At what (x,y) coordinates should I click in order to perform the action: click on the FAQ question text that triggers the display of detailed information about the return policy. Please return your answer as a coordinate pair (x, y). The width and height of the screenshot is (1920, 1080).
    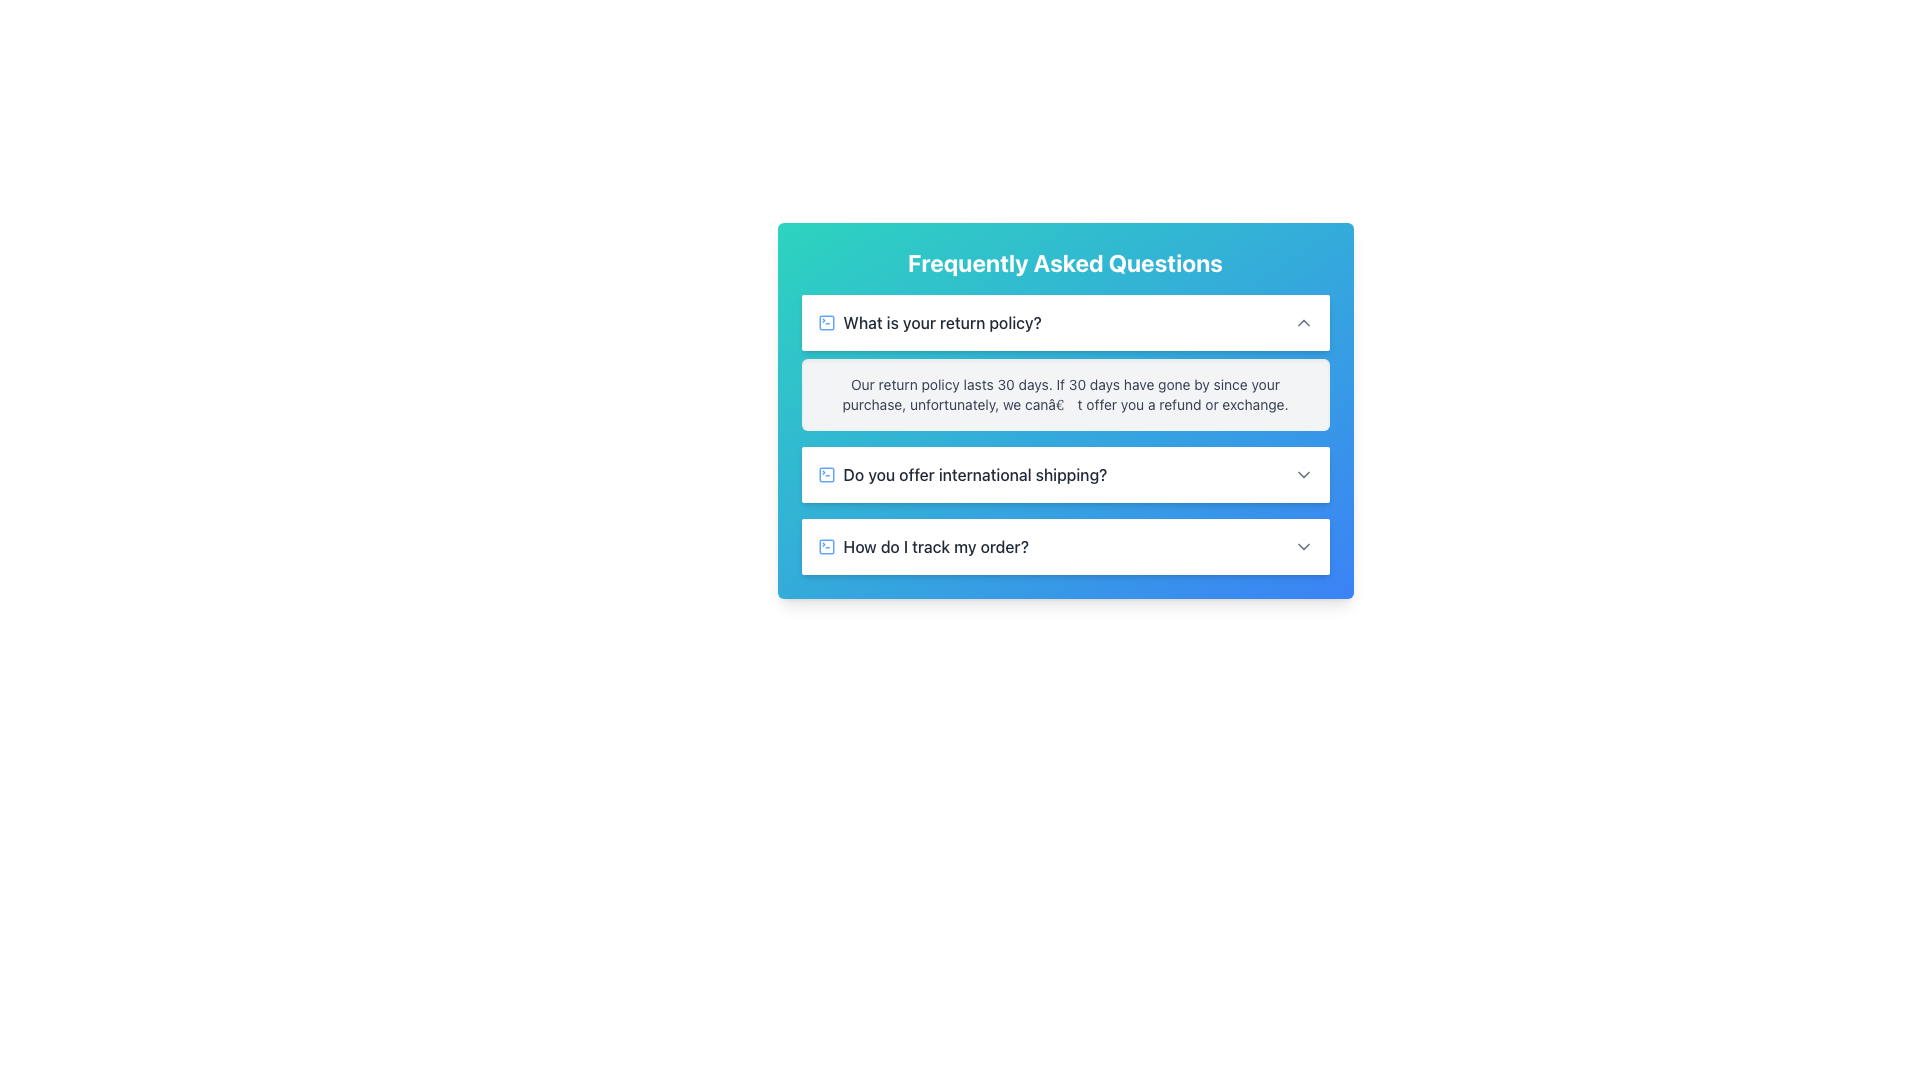
    Looking at the image, I should click on (941, 322).